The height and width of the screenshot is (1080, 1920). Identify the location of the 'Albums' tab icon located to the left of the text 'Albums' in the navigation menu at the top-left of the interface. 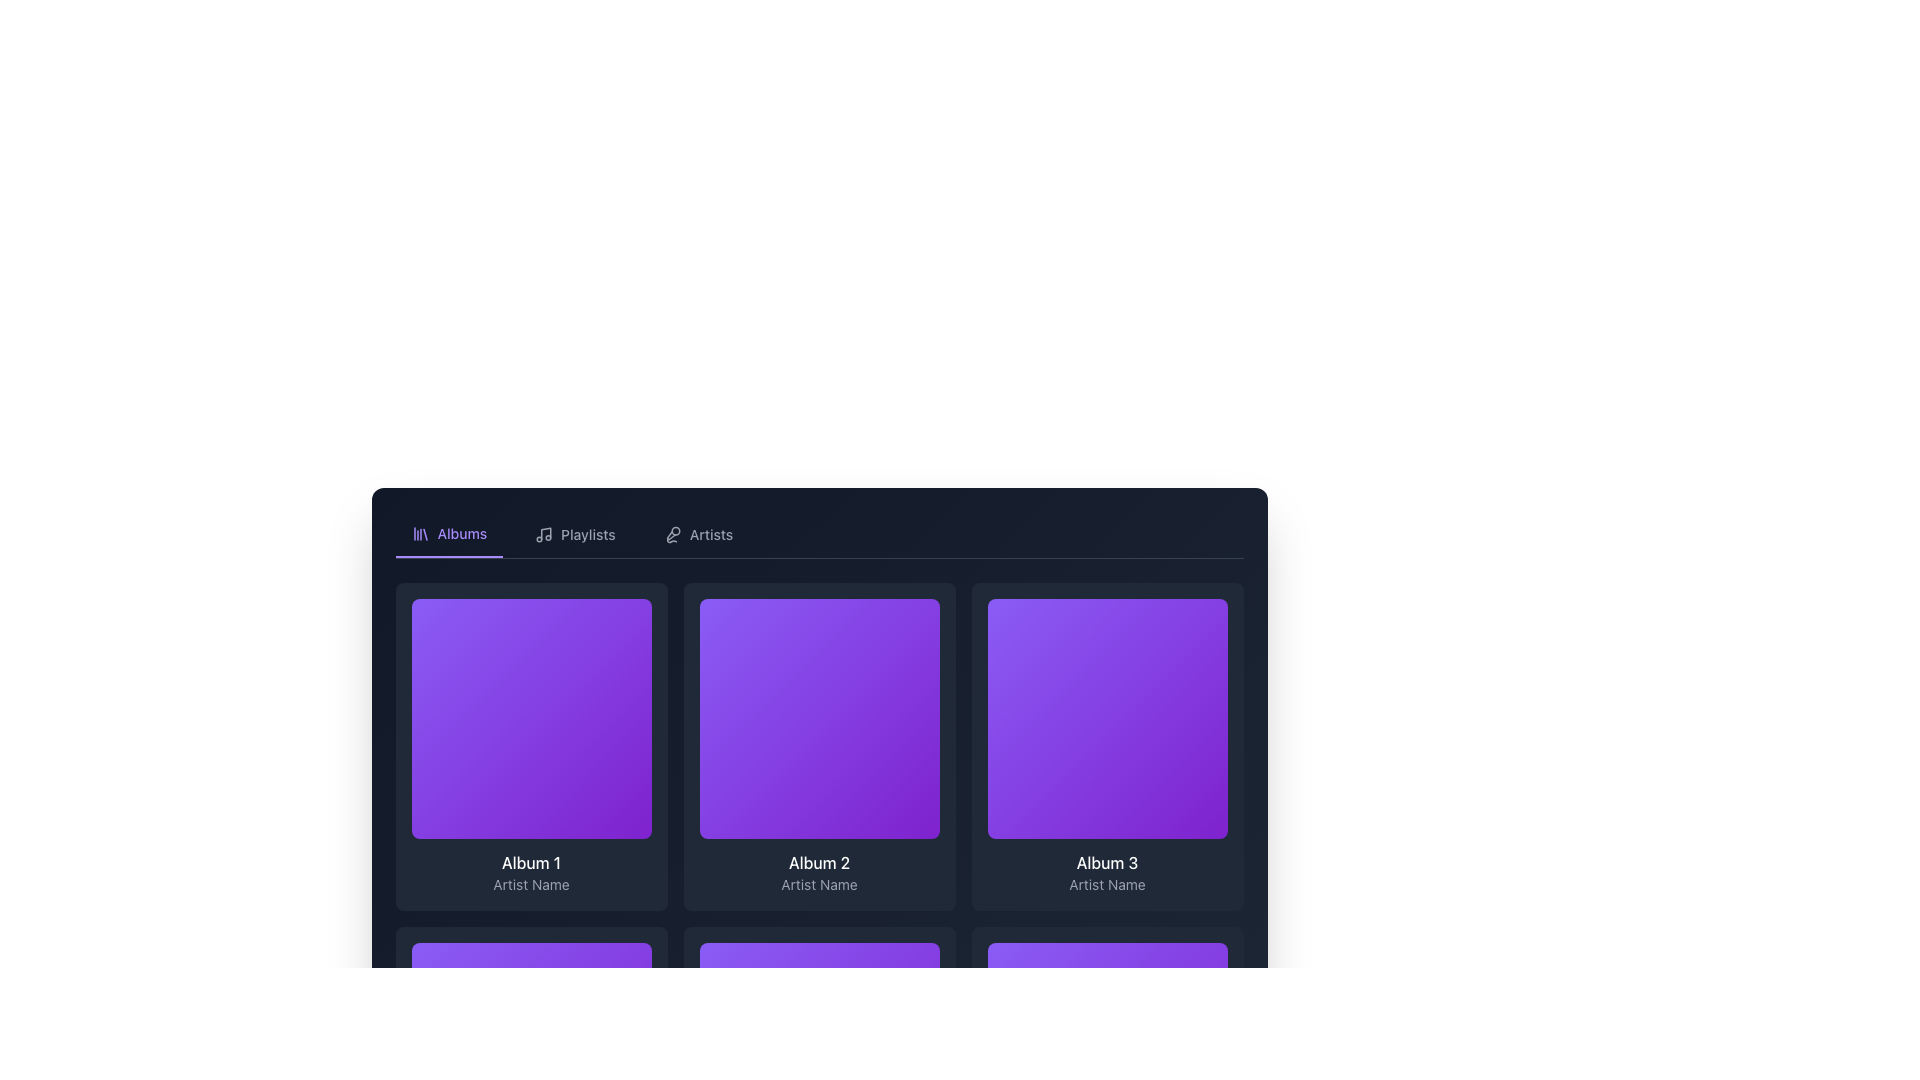
(419, 532).